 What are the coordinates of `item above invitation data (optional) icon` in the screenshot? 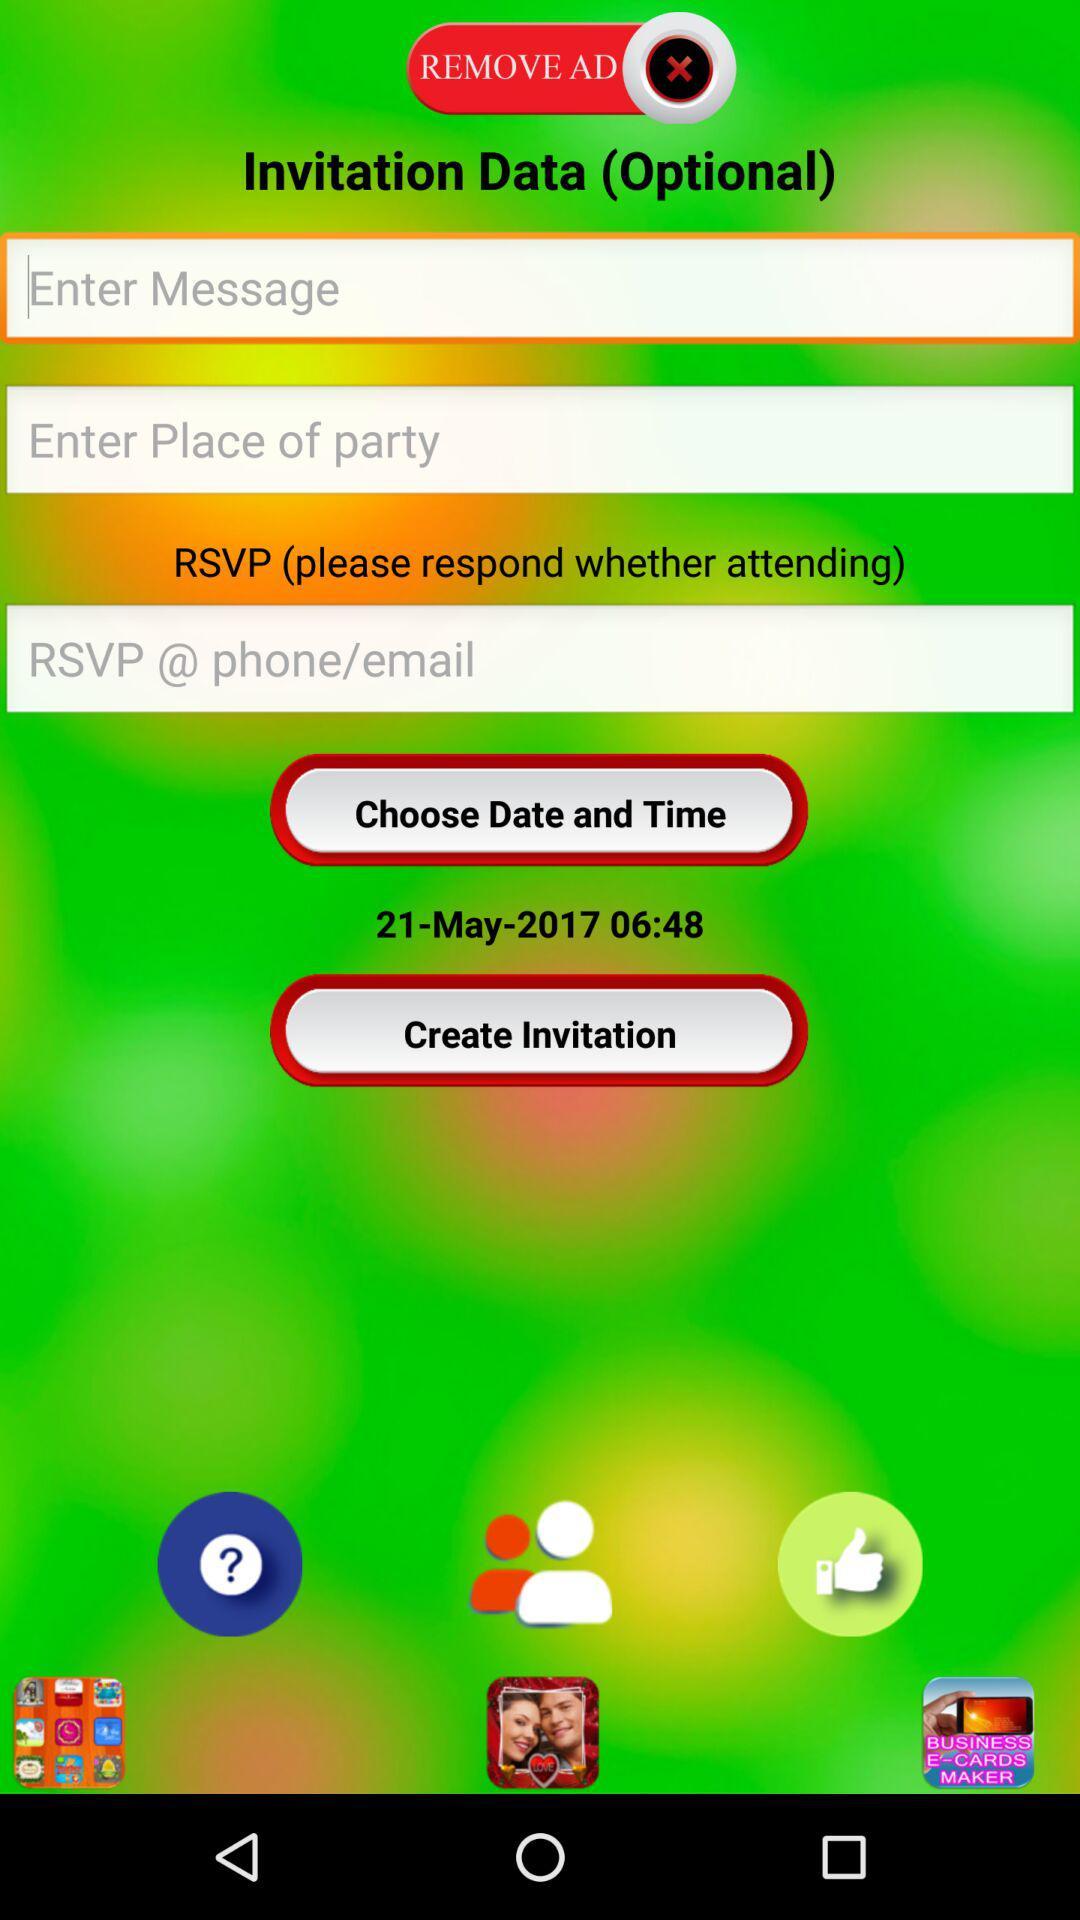 It's located at (540, 64).